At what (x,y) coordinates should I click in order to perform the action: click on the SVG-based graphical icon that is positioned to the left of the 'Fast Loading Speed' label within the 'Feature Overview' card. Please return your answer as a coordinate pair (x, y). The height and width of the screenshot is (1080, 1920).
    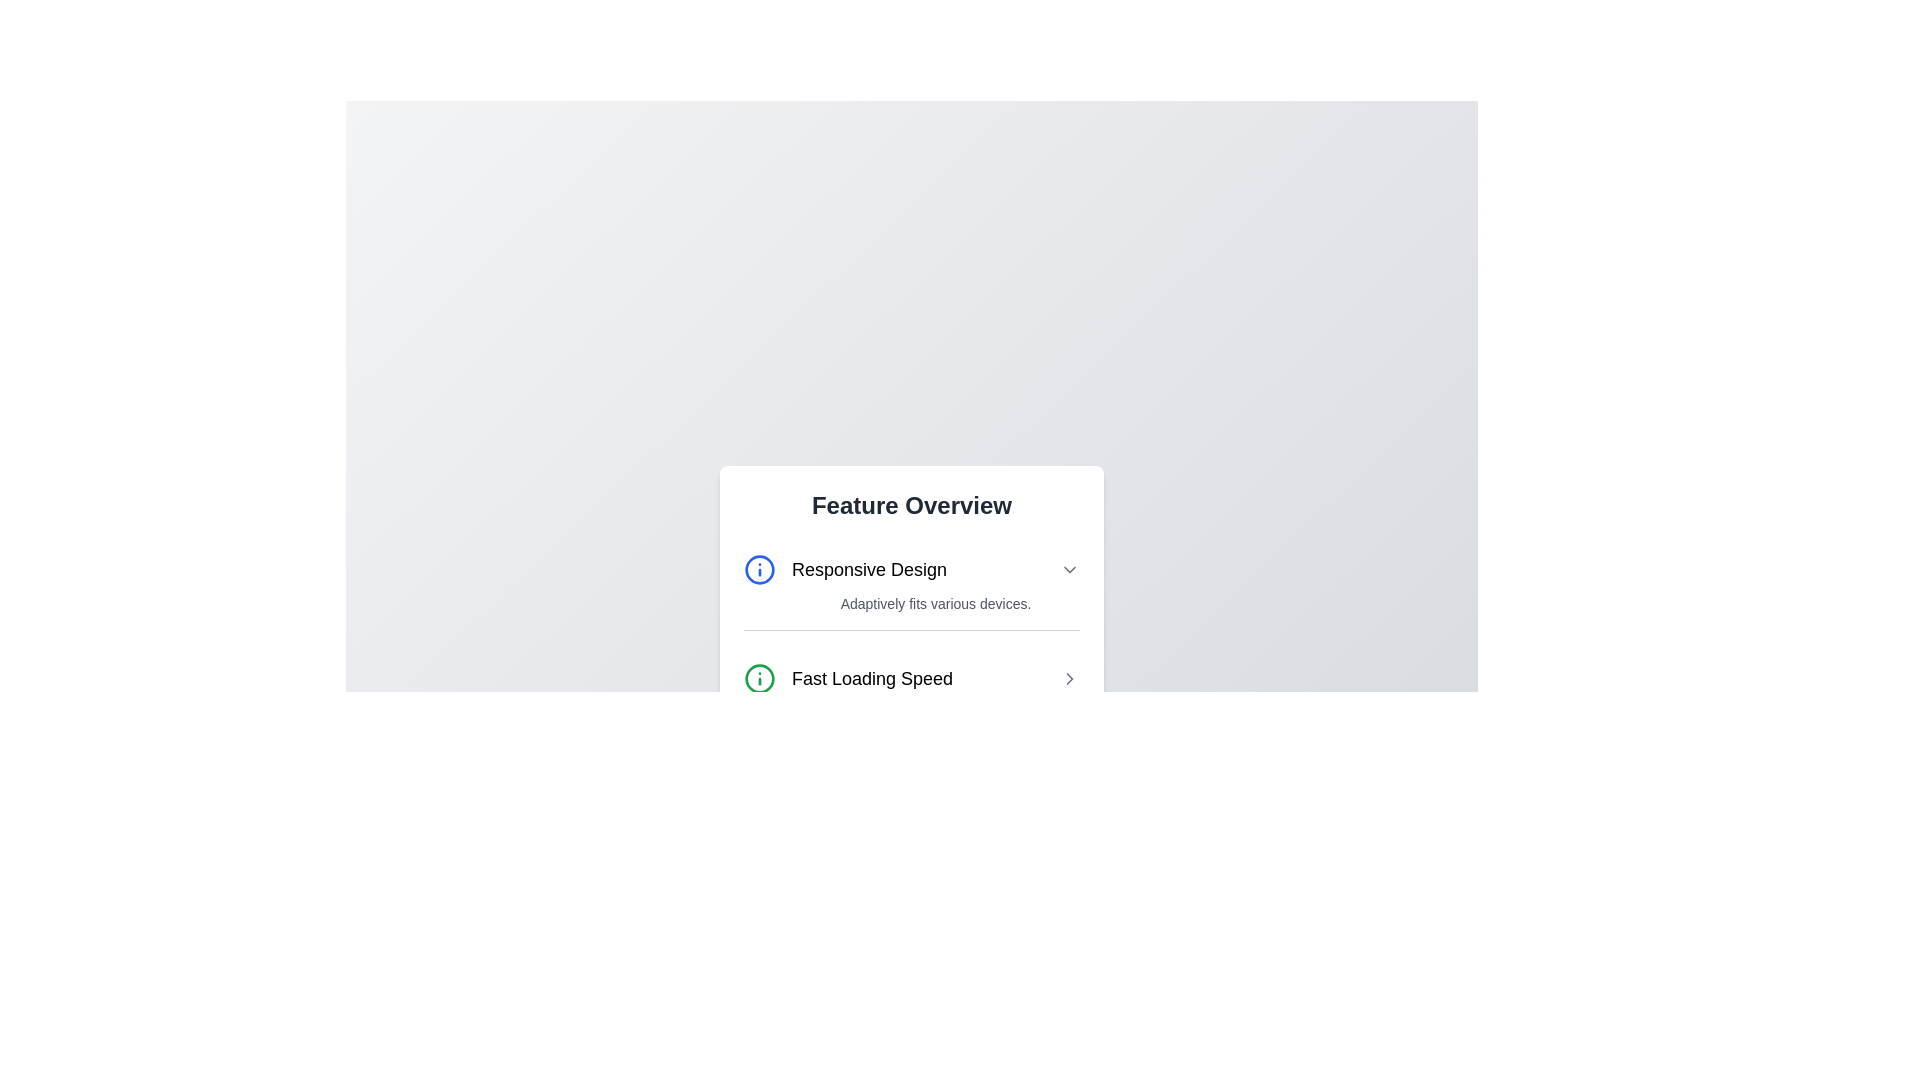
    Looking at the image, I should click on (758, 677).